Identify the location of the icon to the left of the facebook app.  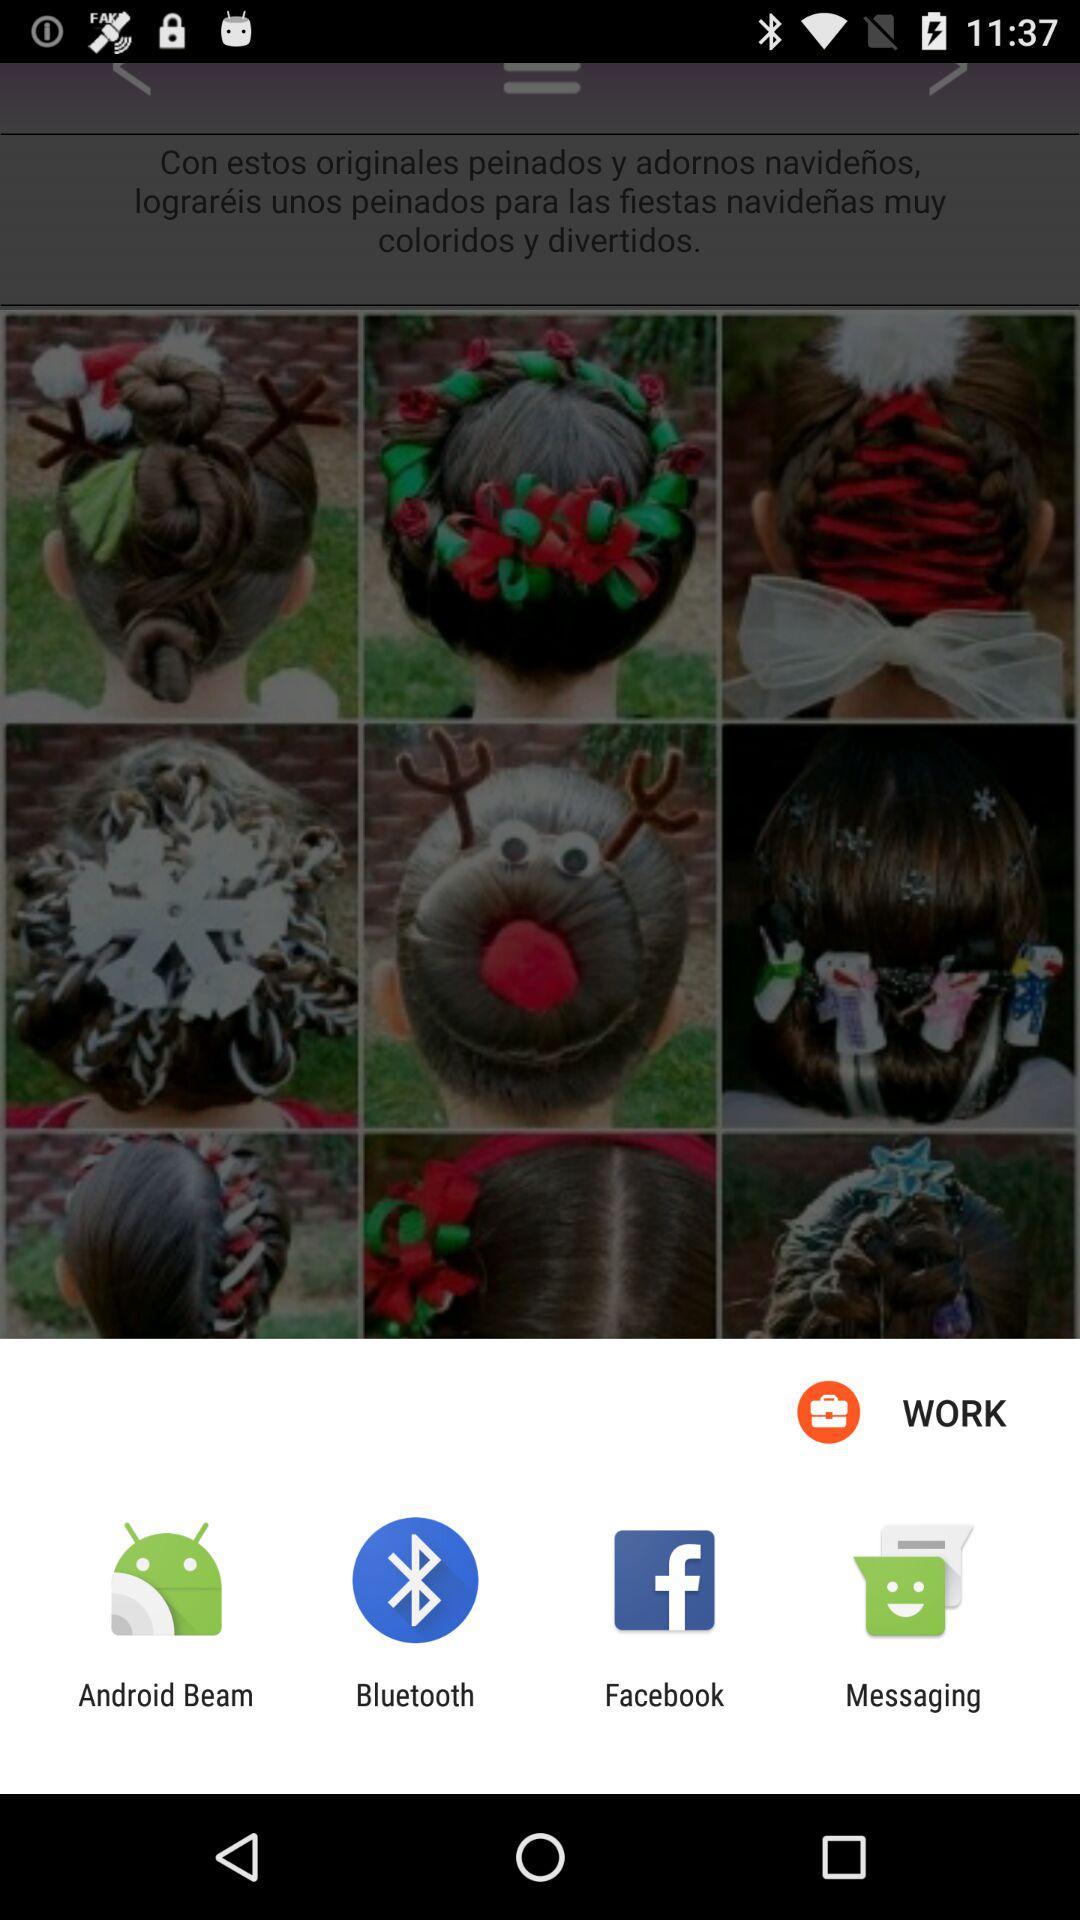
(414, 1711).